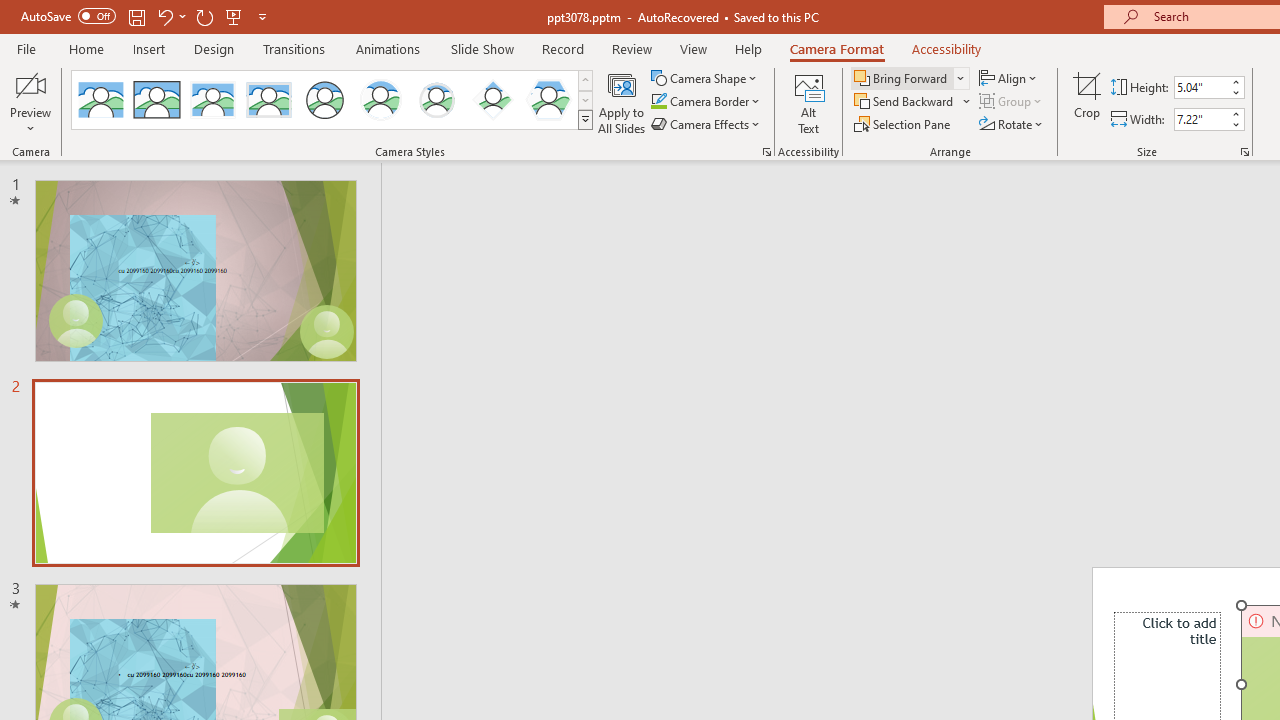 This screenshot has height=720, width=1280. I want to click on 'Camera Styles', so click(584, 120).